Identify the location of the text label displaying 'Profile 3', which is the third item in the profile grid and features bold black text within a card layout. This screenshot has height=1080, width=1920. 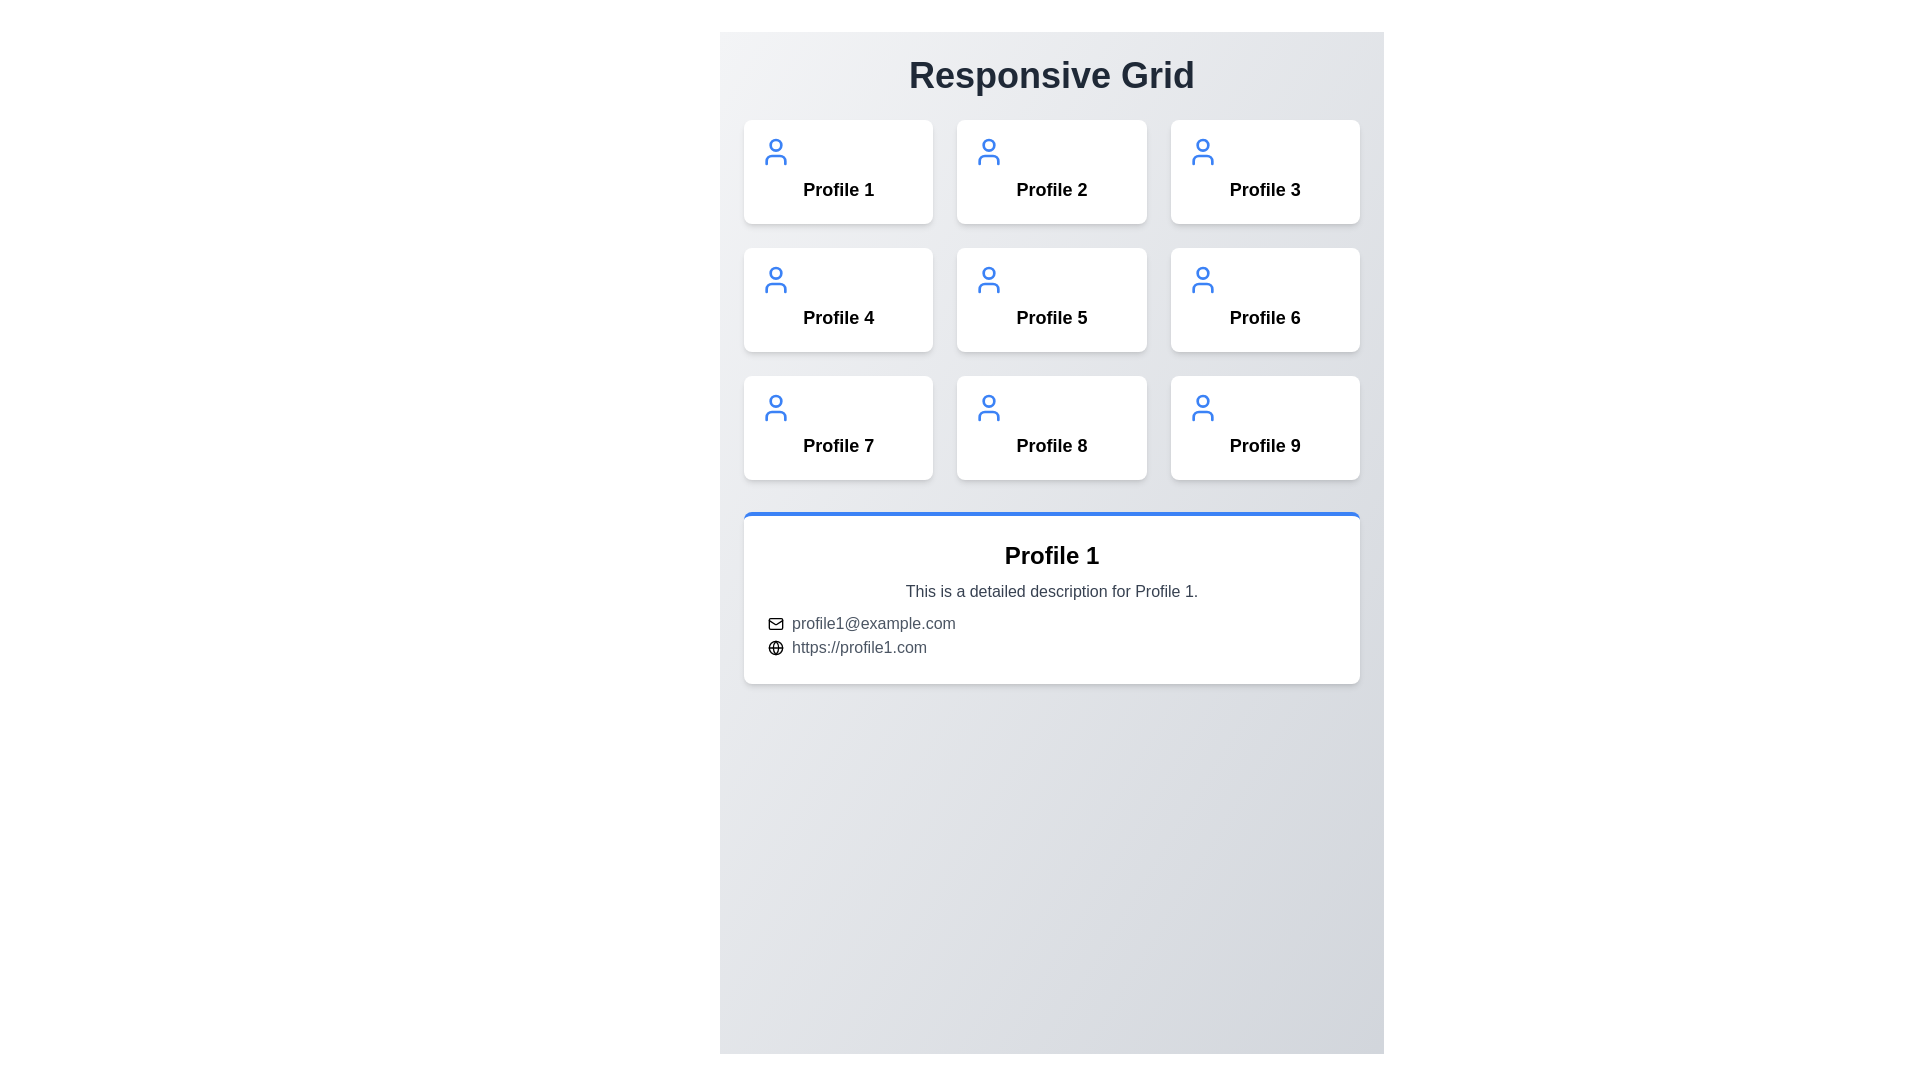
(1264, 189).